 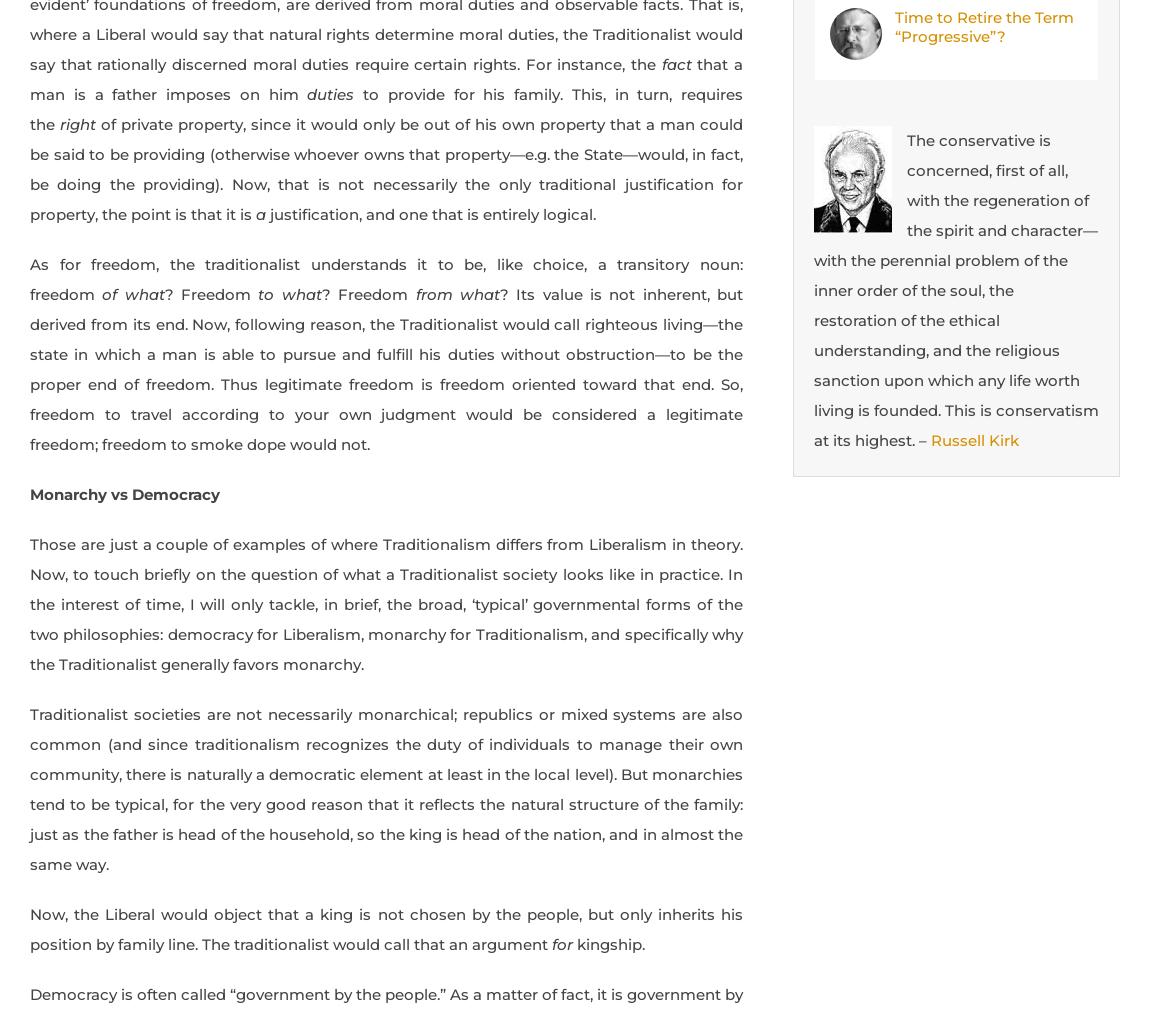 I want to click on 'Russell Kirk', so click(x=974, y=440).